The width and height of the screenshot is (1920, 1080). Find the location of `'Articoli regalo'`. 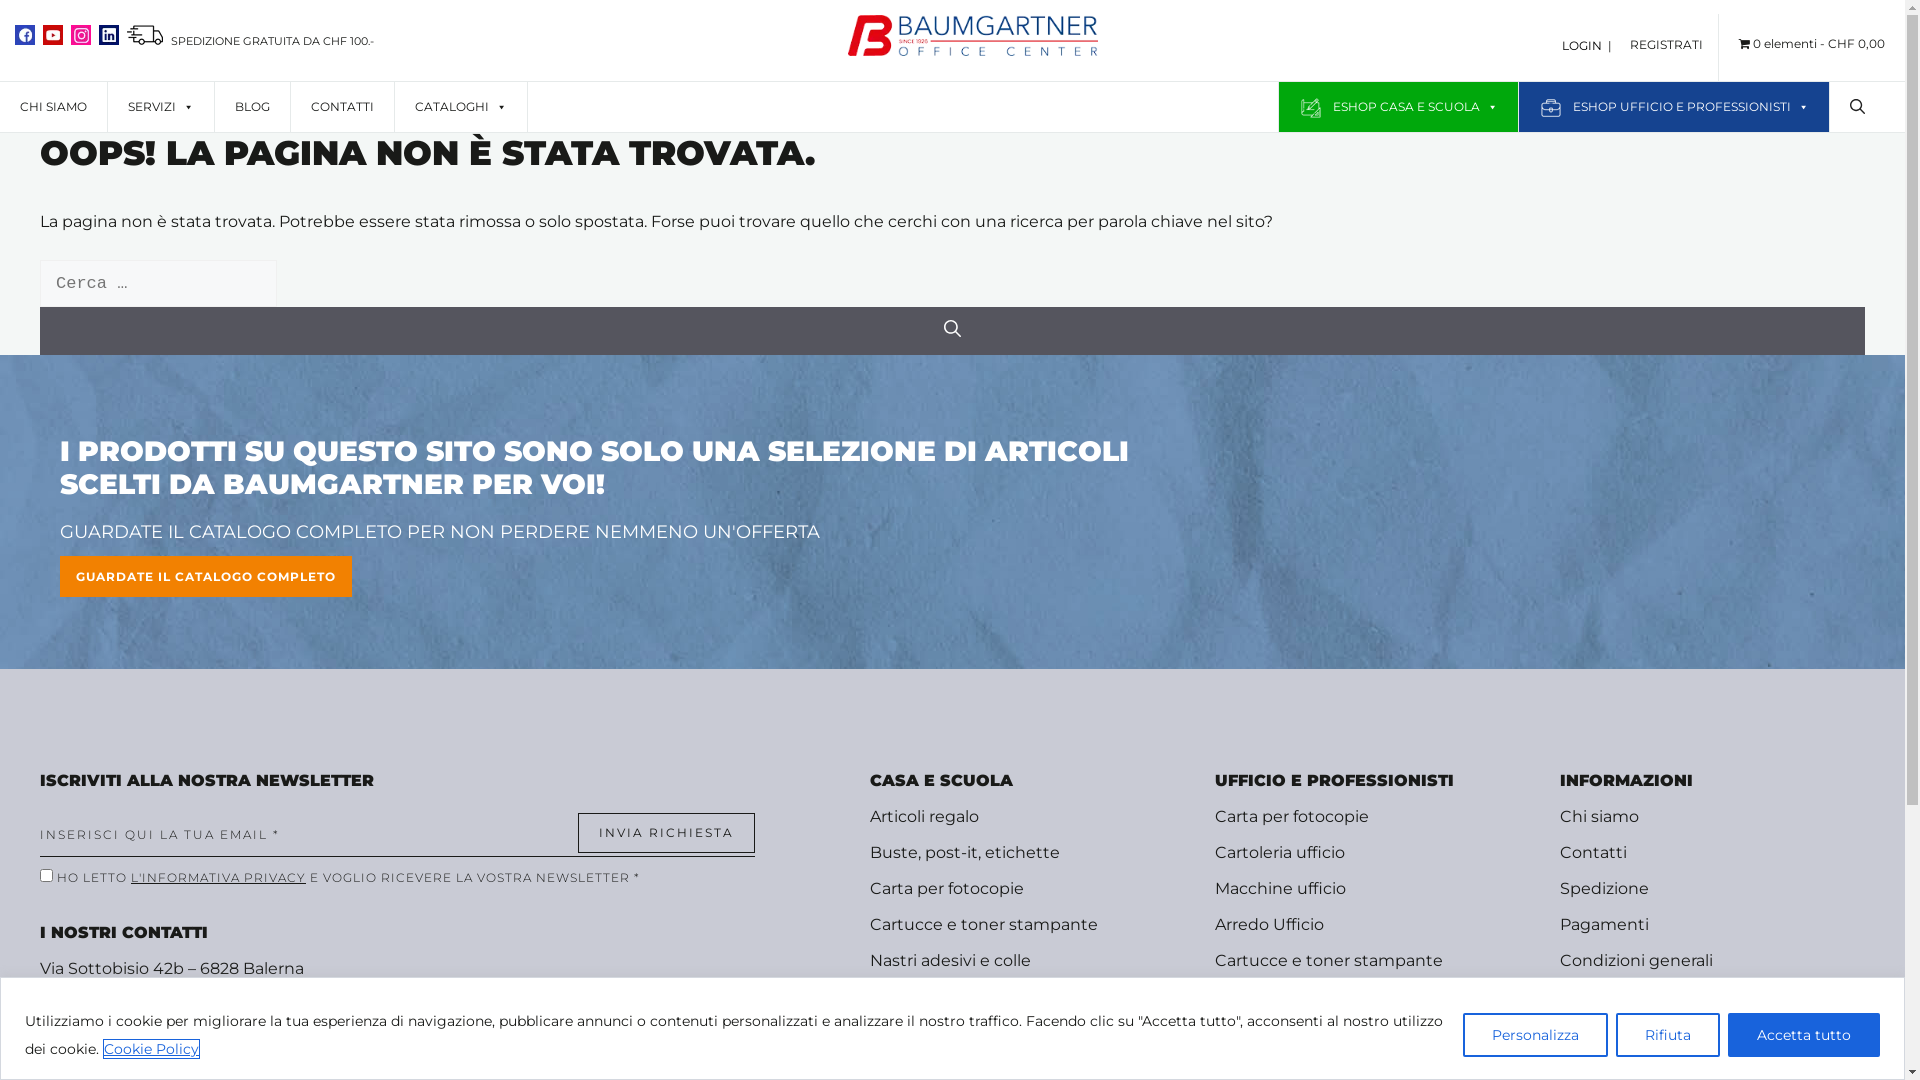

'Articoli regalo' is located at coordinates (923, 816).